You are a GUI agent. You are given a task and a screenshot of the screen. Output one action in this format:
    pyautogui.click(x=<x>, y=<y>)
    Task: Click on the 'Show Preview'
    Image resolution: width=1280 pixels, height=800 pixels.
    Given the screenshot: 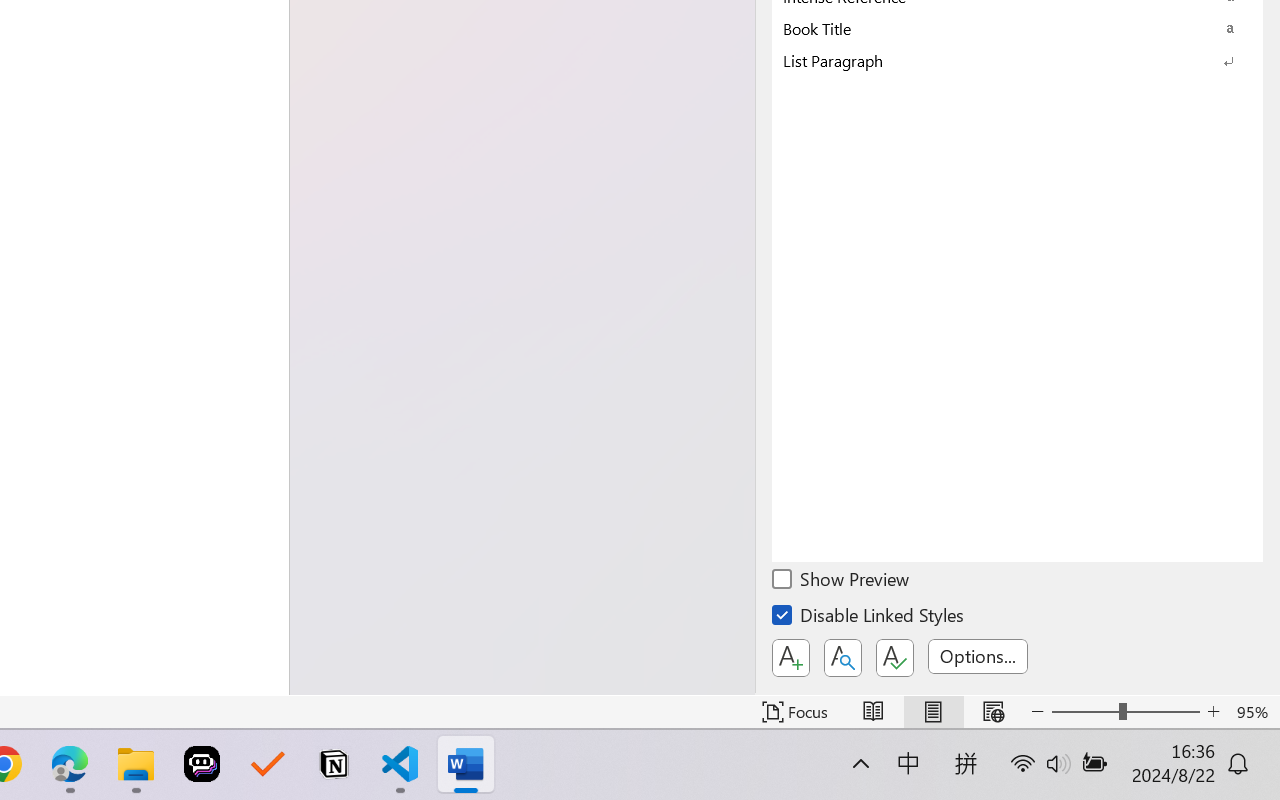 What is the action you would take?
    pyautogui.click(x=842, y=581)
    